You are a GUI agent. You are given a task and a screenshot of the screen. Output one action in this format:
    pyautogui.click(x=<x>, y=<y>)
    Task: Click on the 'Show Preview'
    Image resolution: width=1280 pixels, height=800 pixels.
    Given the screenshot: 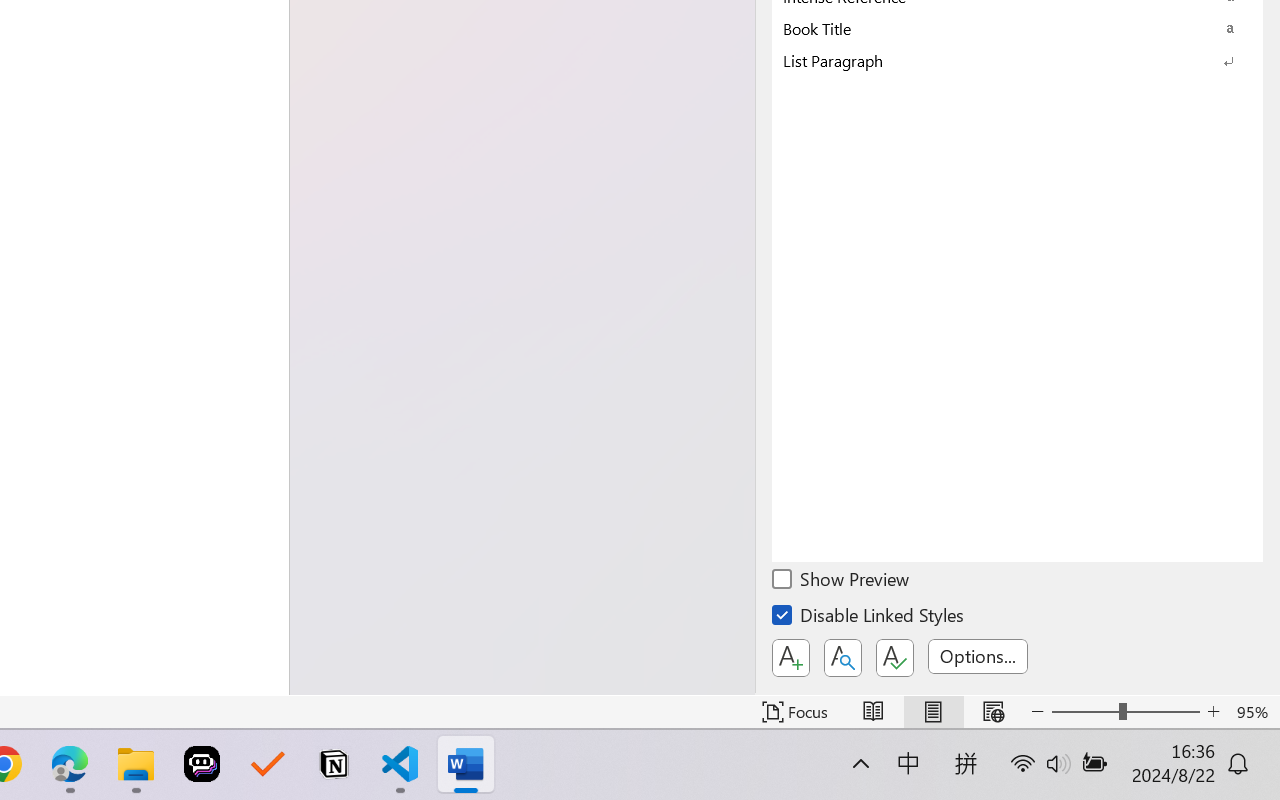 What is the action you would take?
    pyautogui.click(x=842, y=581)
    